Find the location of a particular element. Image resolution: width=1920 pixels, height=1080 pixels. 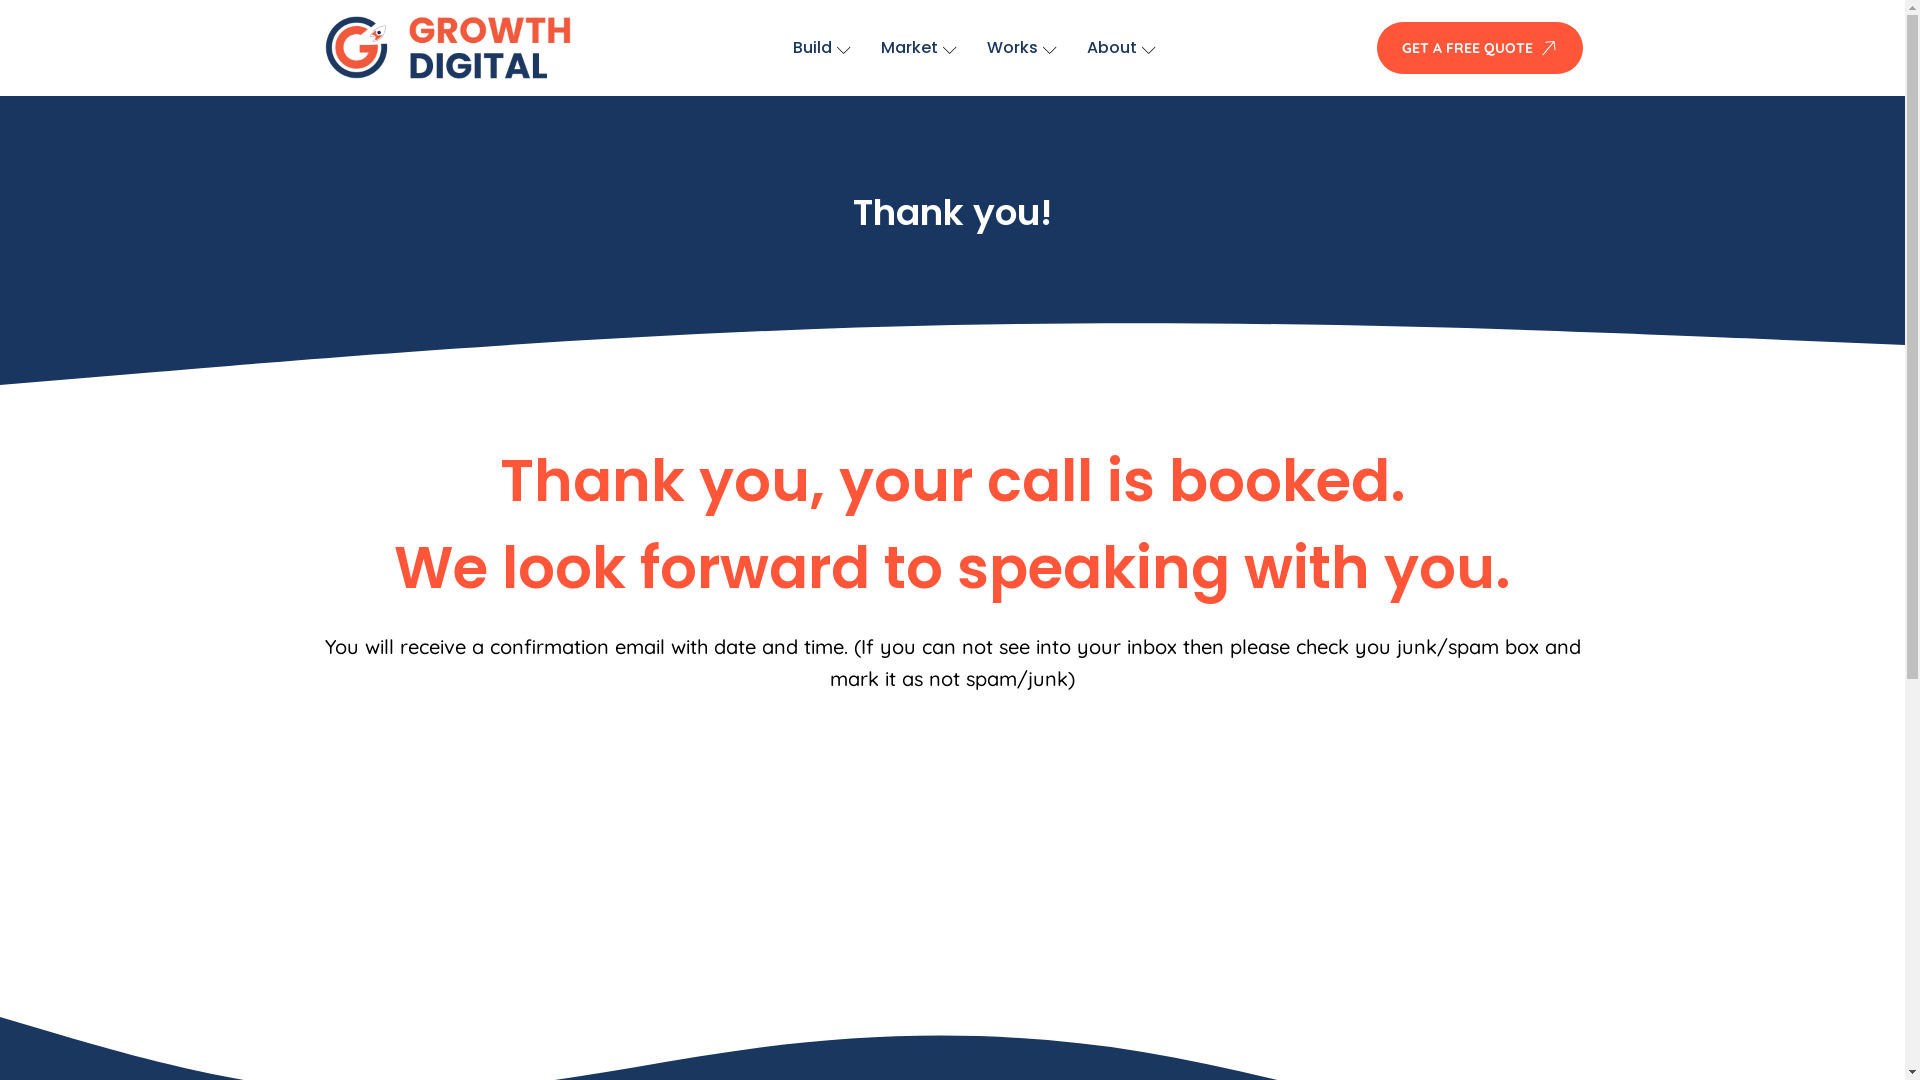

'GET A FREE QUOTE' is located at coordinates (1375, 46).